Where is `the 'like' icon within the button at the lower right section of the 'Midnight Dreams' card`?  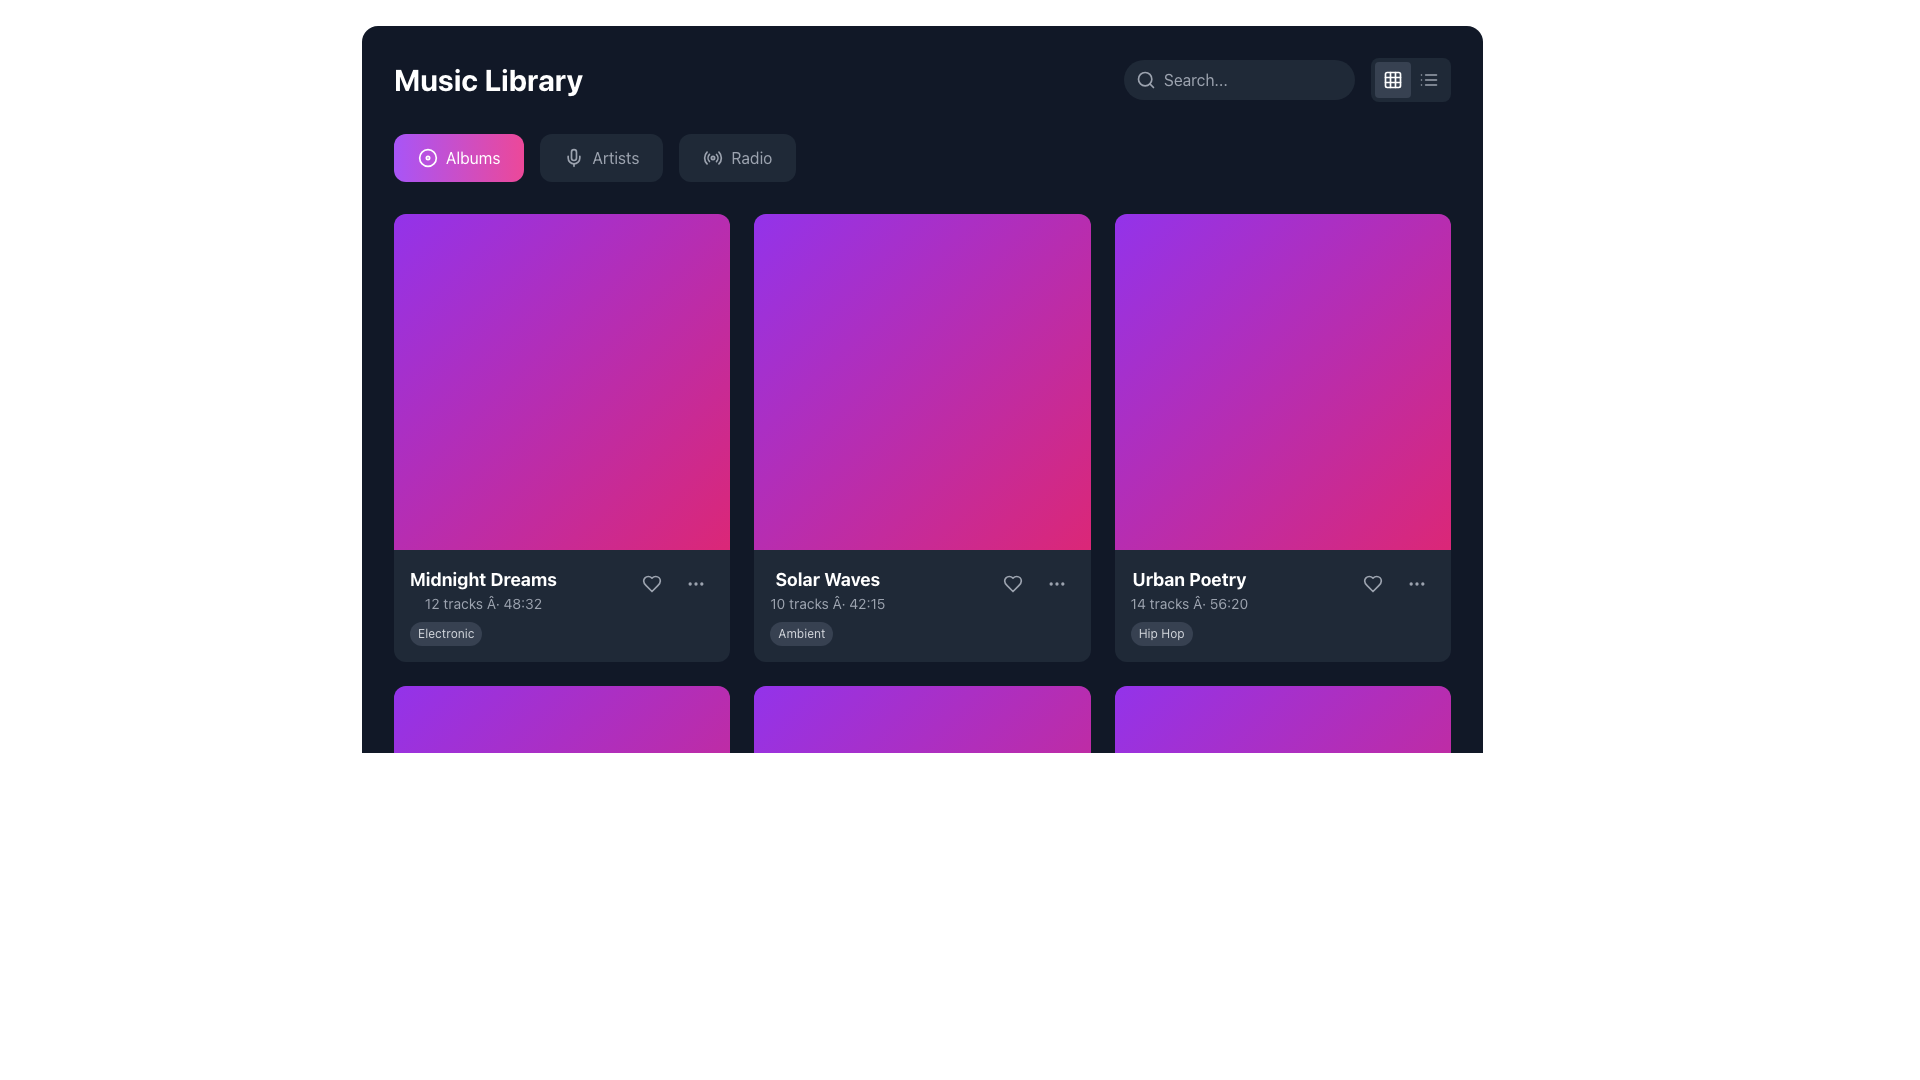 the 'like' icon within the button at the lower right section of the 'Midnight Dreams' card is located at coordinates (652, 584).